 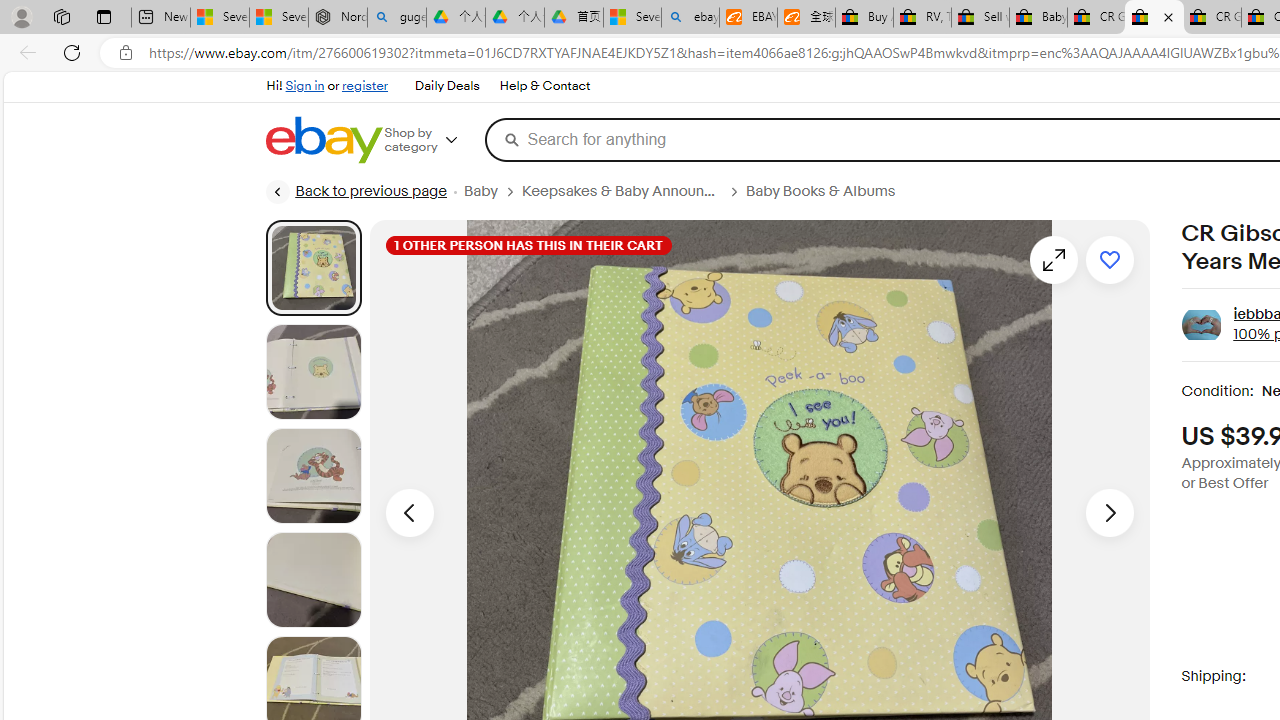 What do you see at coordinates (408, 511) in the screenshot?
I see `'Previous image - Item images thumbnails'` at bounding box center [408, 511].